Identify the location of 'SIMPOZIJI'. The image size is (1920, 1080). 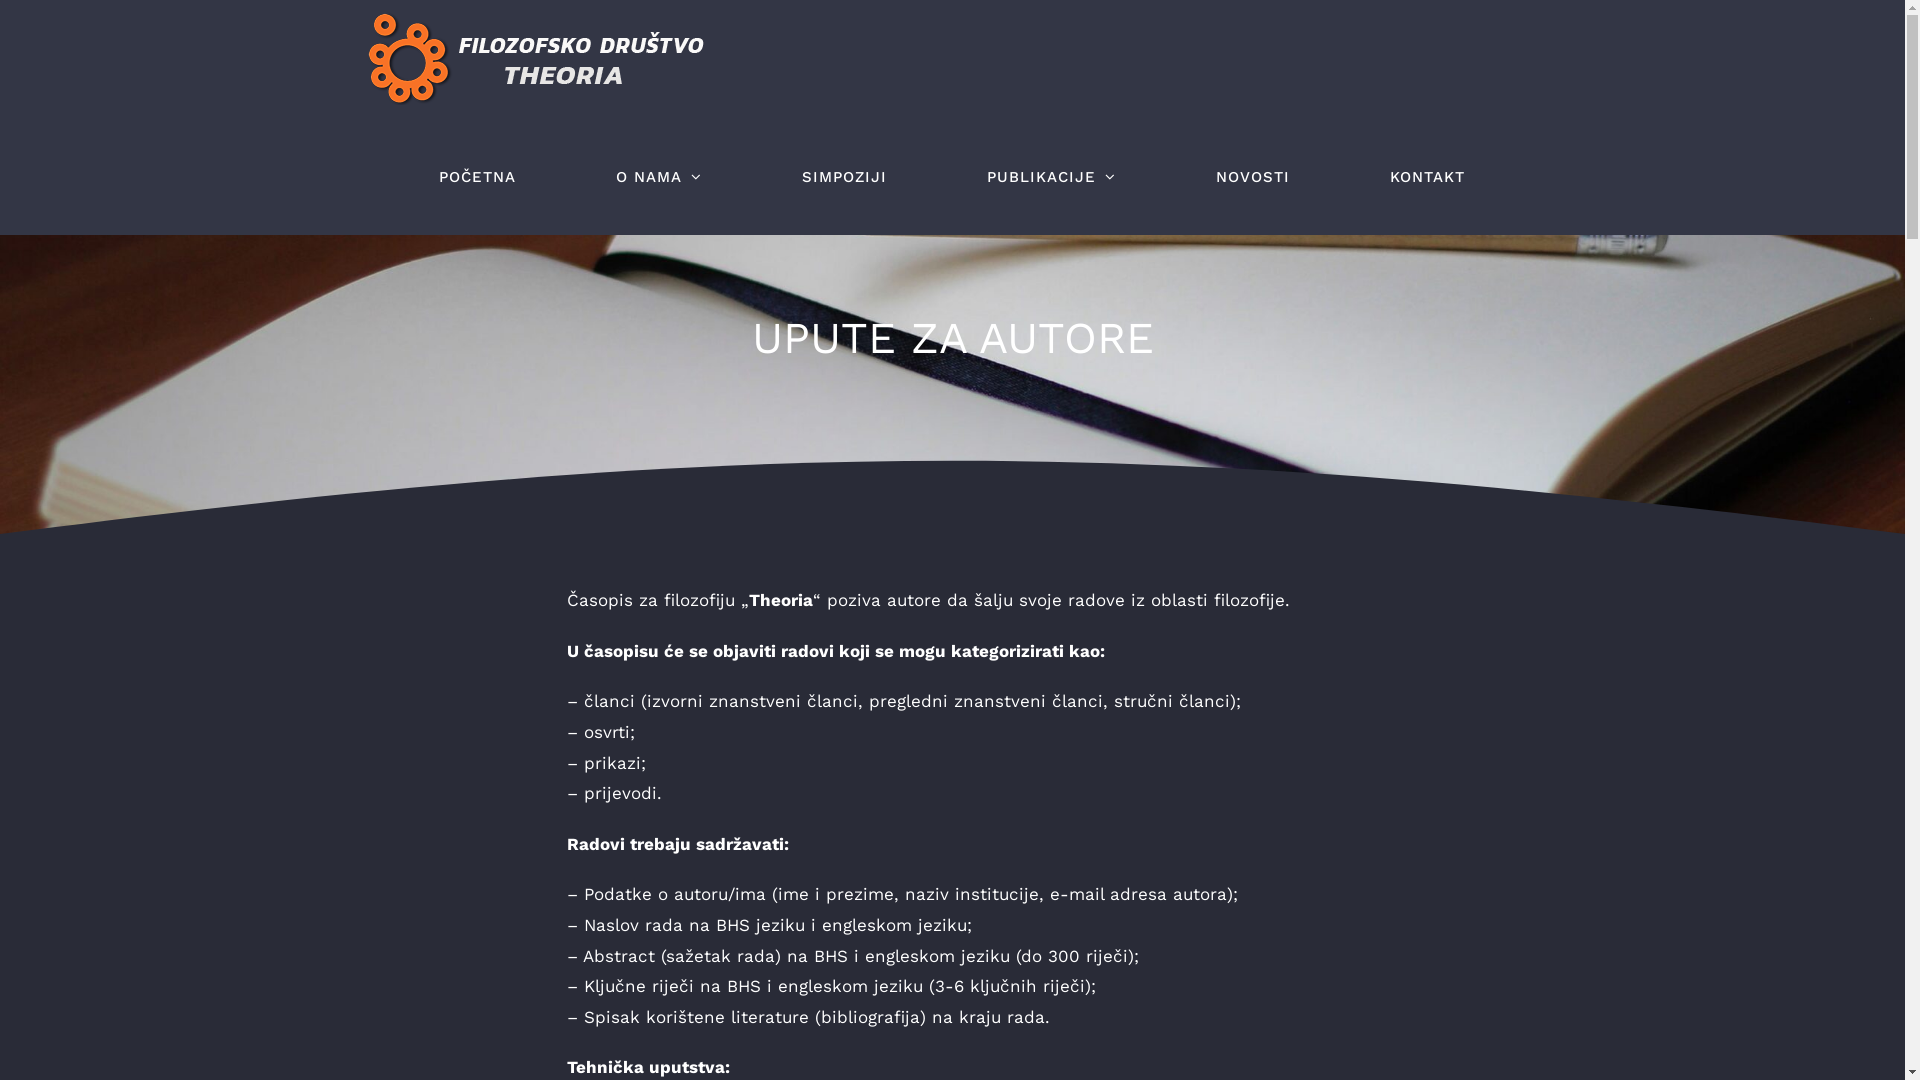
(844, 176).